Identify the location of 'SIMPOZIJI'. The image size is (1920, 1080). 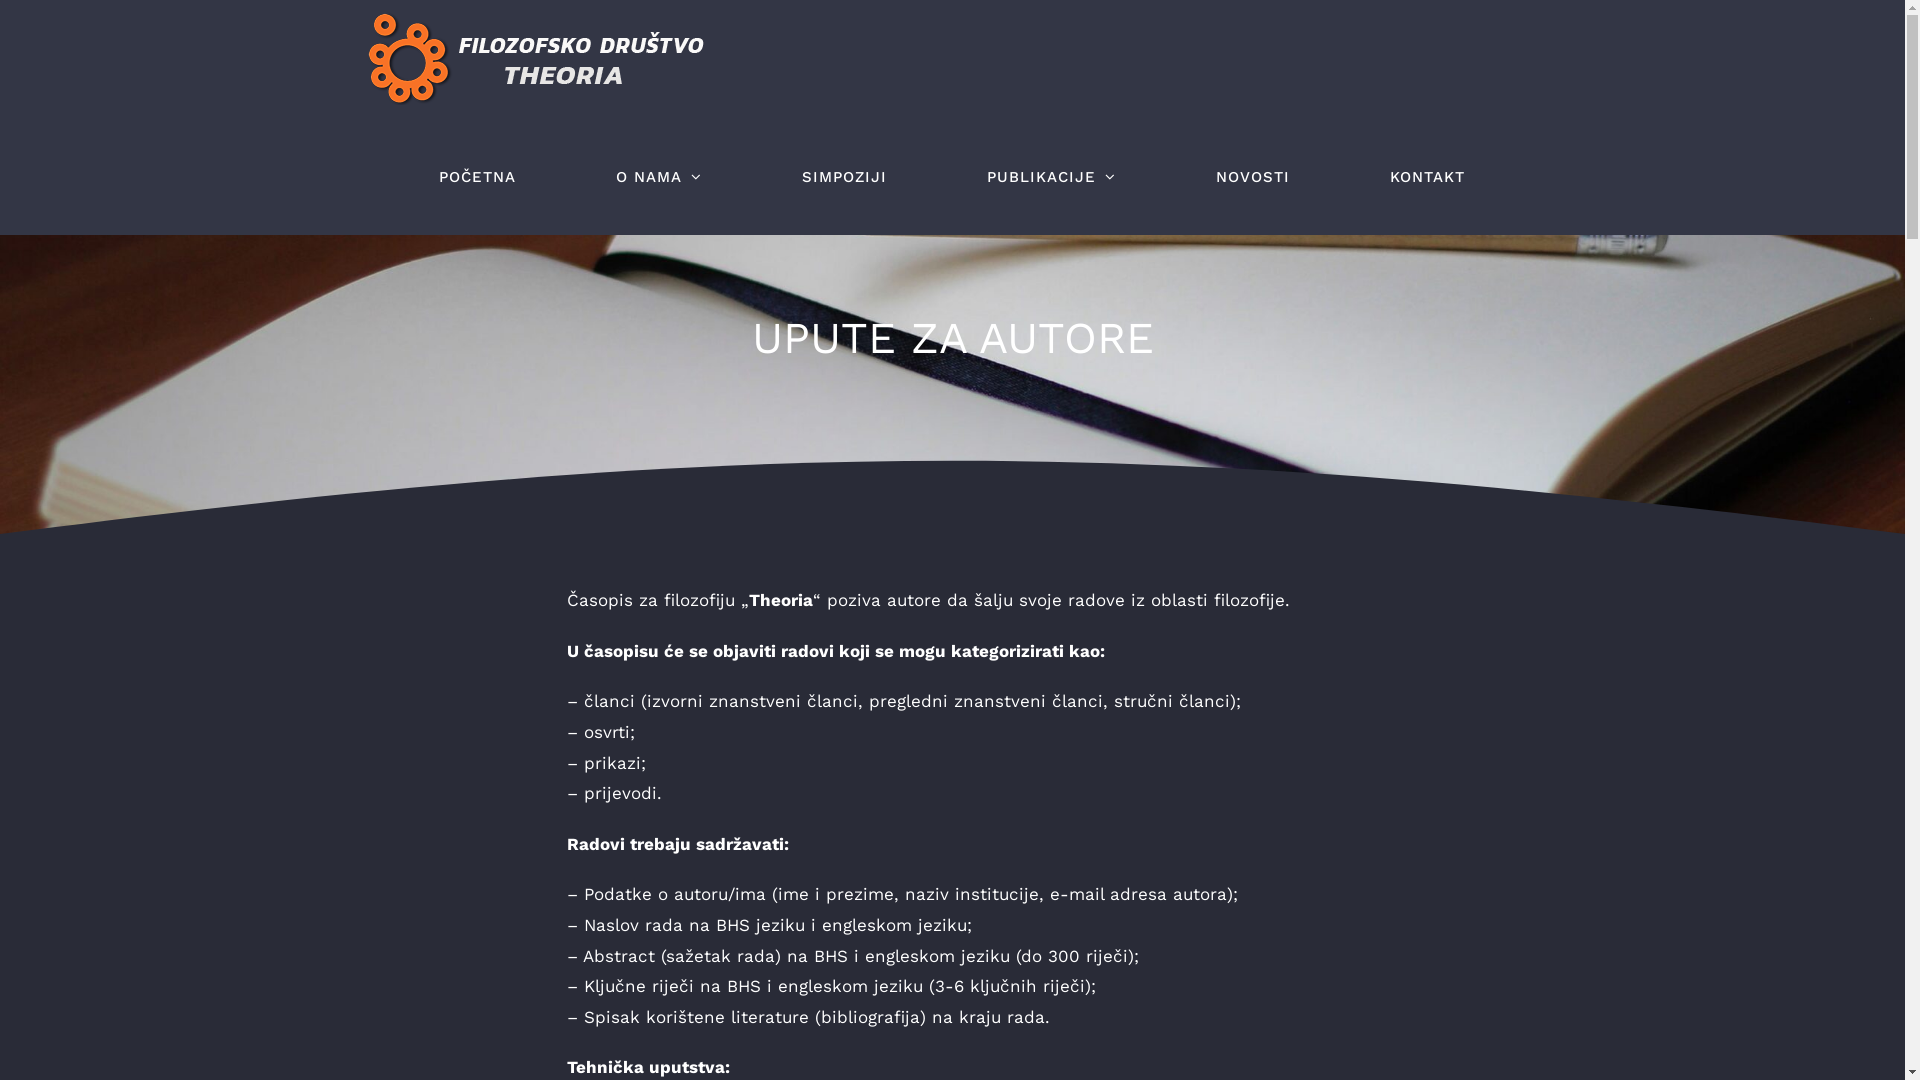
(844, 176).